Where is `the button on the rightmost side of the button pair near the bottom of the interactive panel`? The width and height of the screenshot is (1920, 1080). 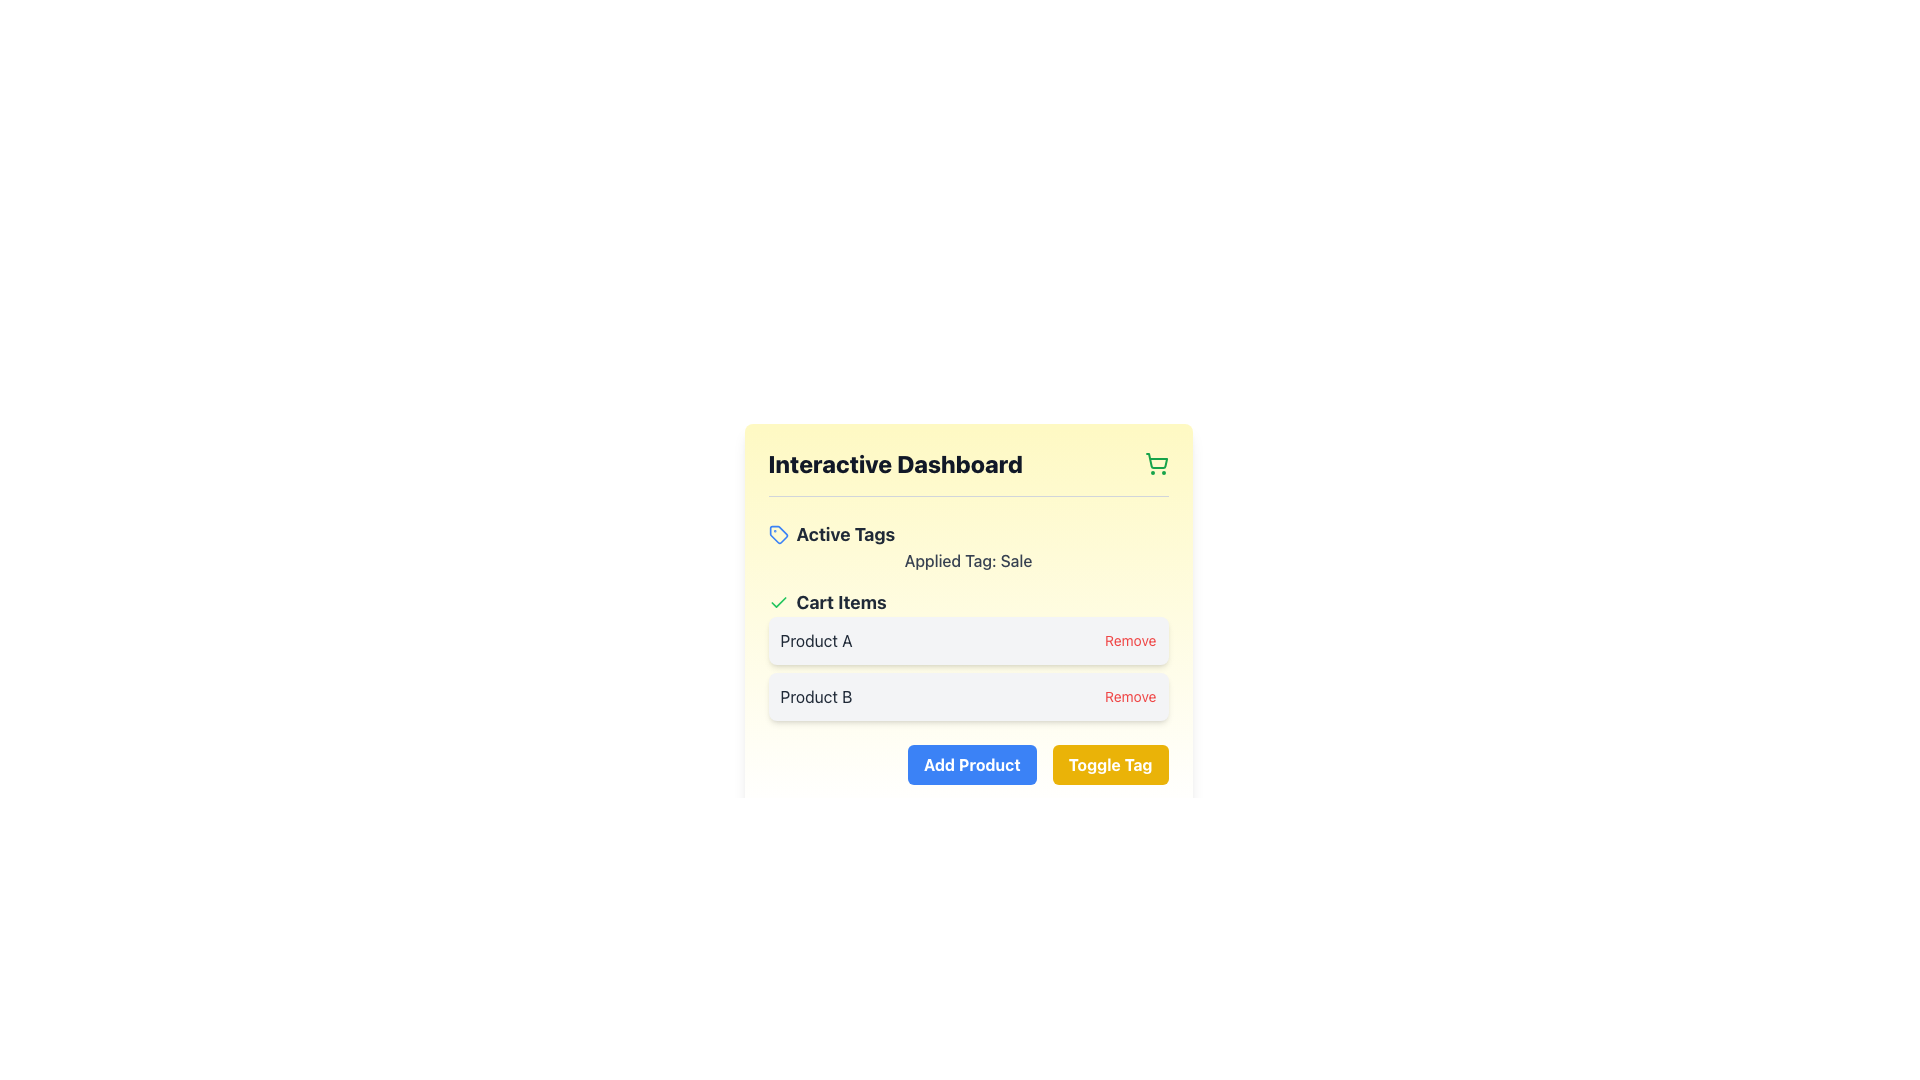
the button on the rightmost side of the button pair near the bottom of the interactive panel is located at coordinates (1109, 764).